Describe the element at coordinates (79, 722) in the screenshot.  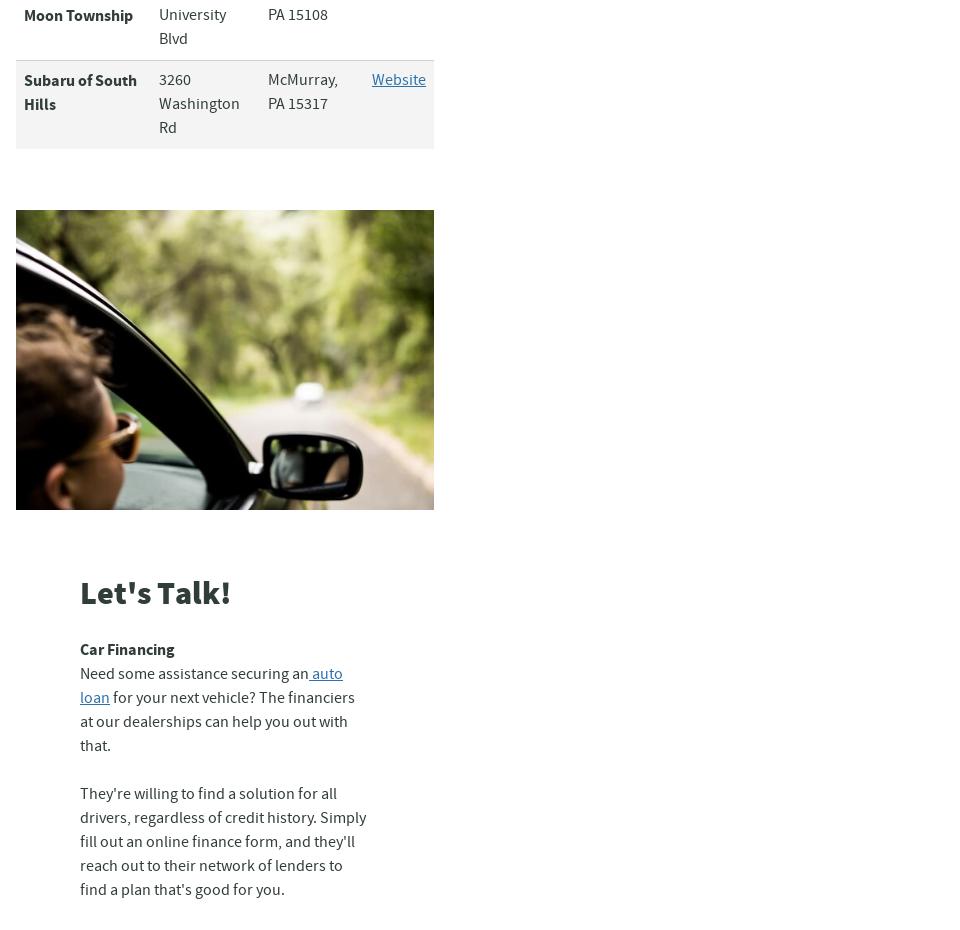
I see `'for your next vehicle? The financiers at our dealerships can help you out with that.'` at that location.